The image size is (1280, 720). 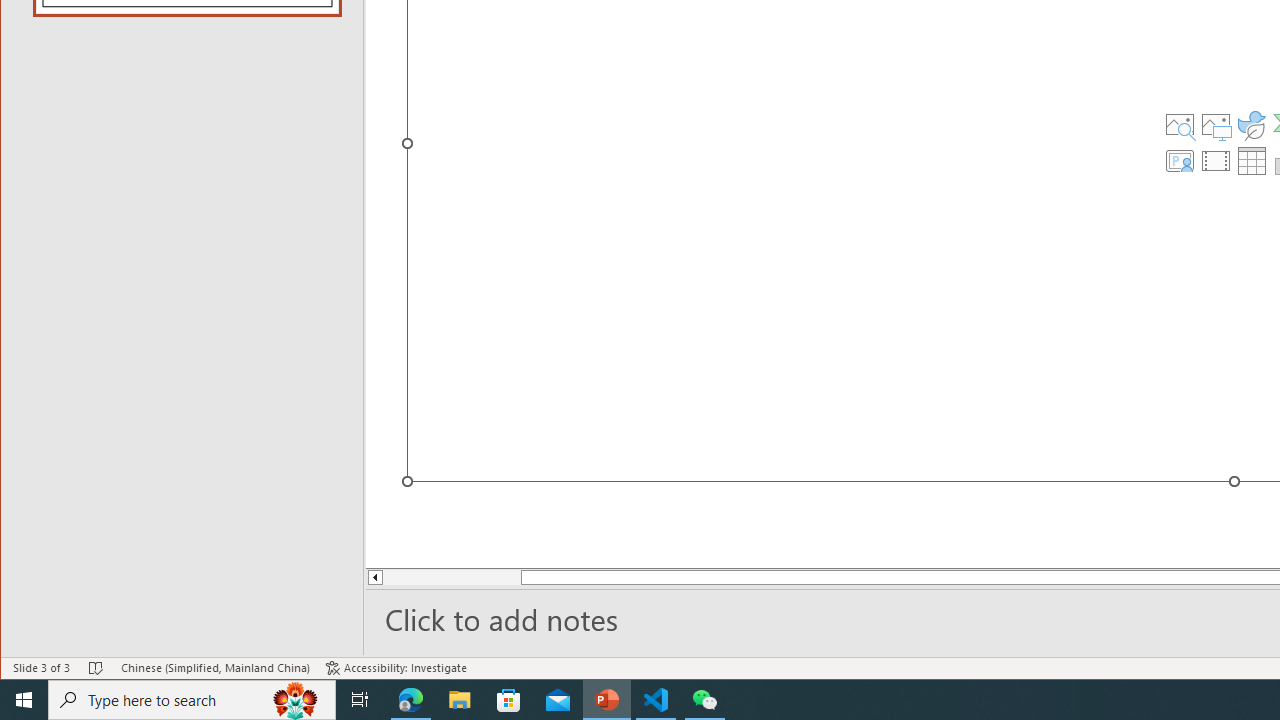 What do you see at coordinates (396, 668) in the screenshot?
I see `'Accessibility Checker Accessibility: Investigate'` at bounding box center [396, 668].